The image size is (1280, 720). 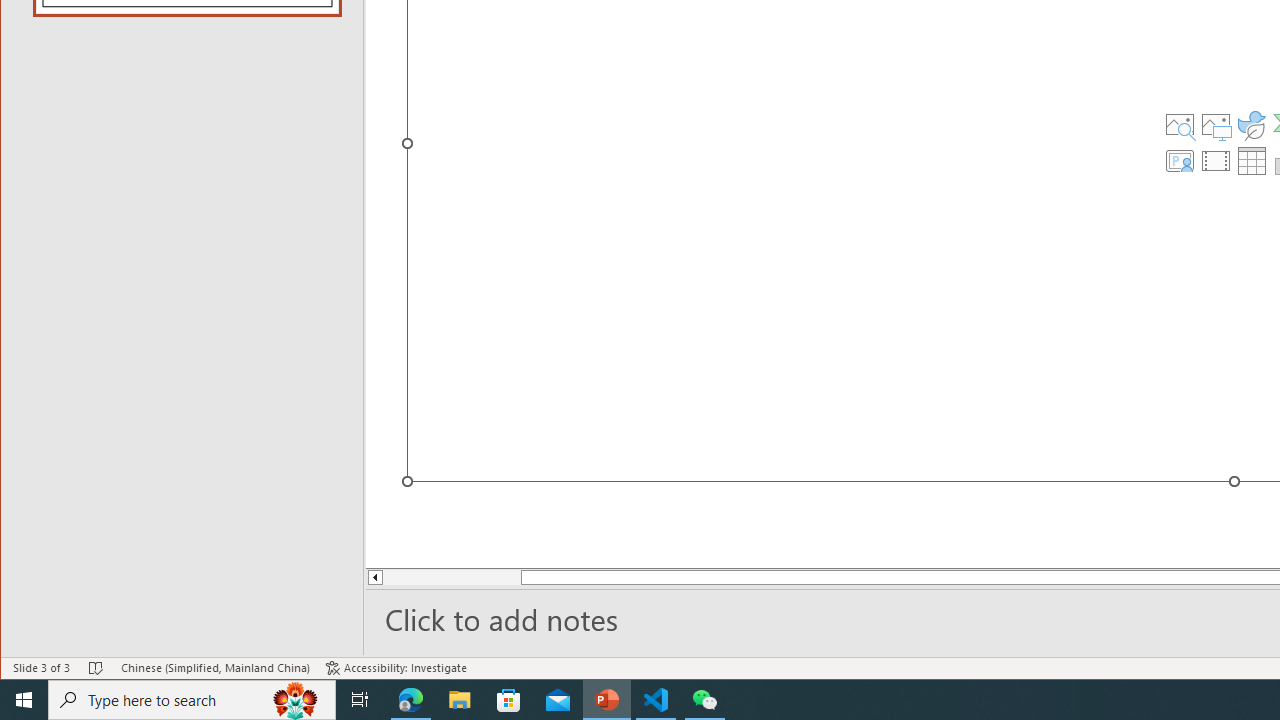 What do you see at coordinates (396, 668) in the screenshot?
I see `'Accessibility Checker Accessibility: Investigate'` at bounding box center [396, 668].